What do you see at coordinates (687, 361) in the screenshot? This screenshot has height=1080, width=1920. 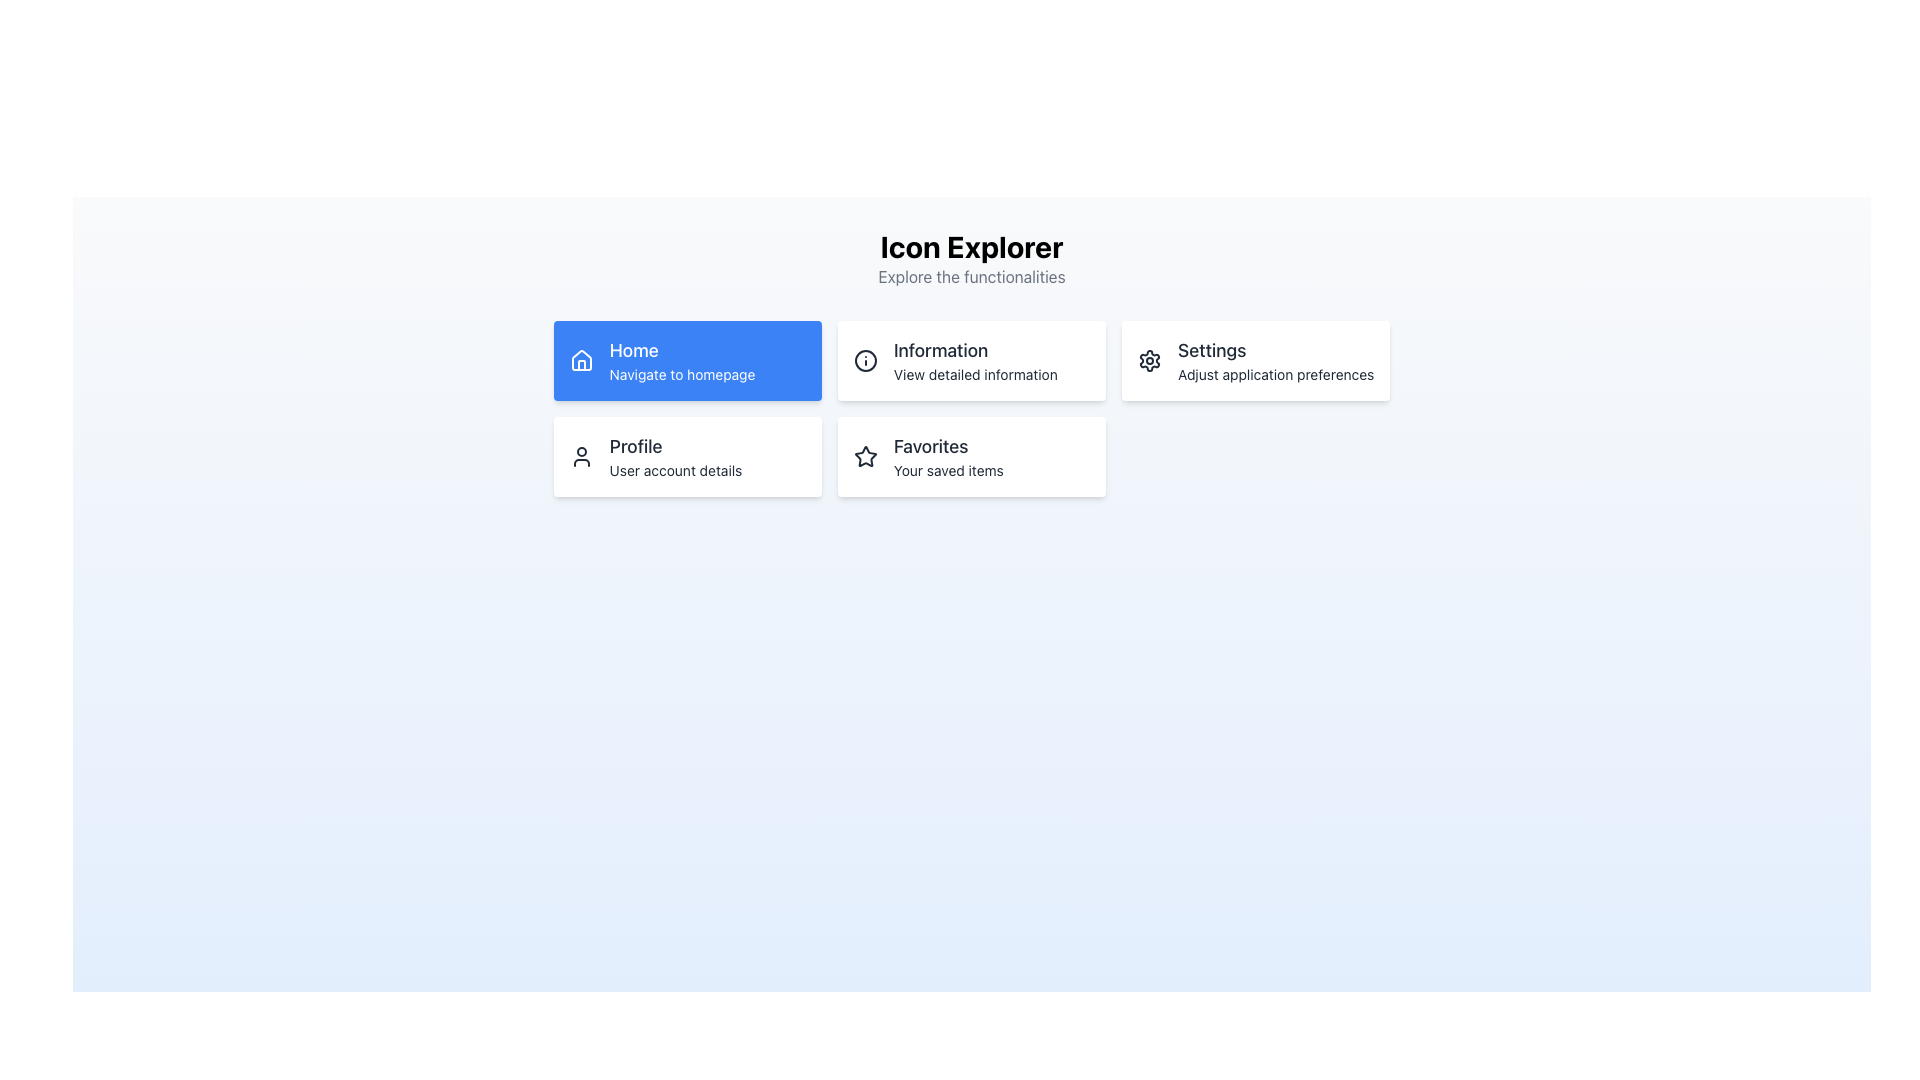 I see `the leftmost button on the top row of the grid layout` at bounding box center [687, 361].